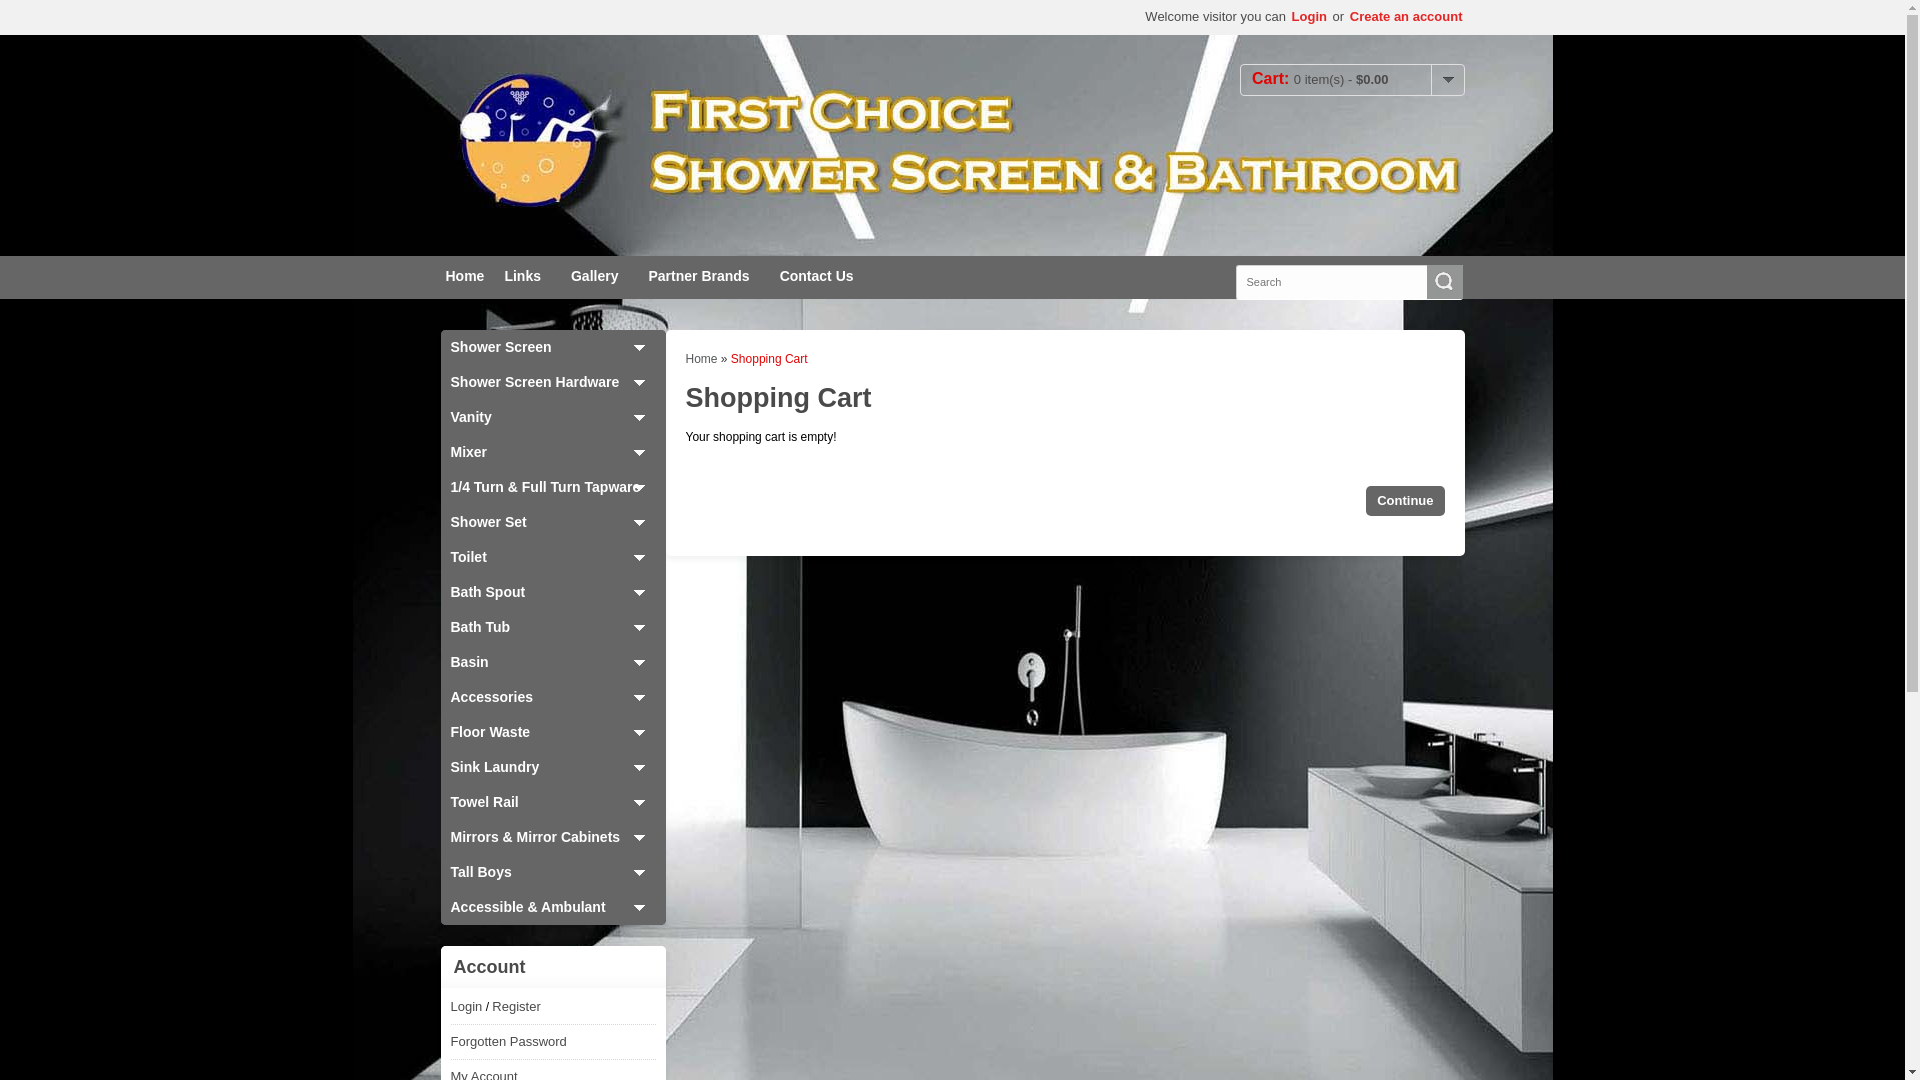  What do you see at coordinates (1352, 79) in the screenshot?
I see `'Cart:` at bounding box center [1352, 79].